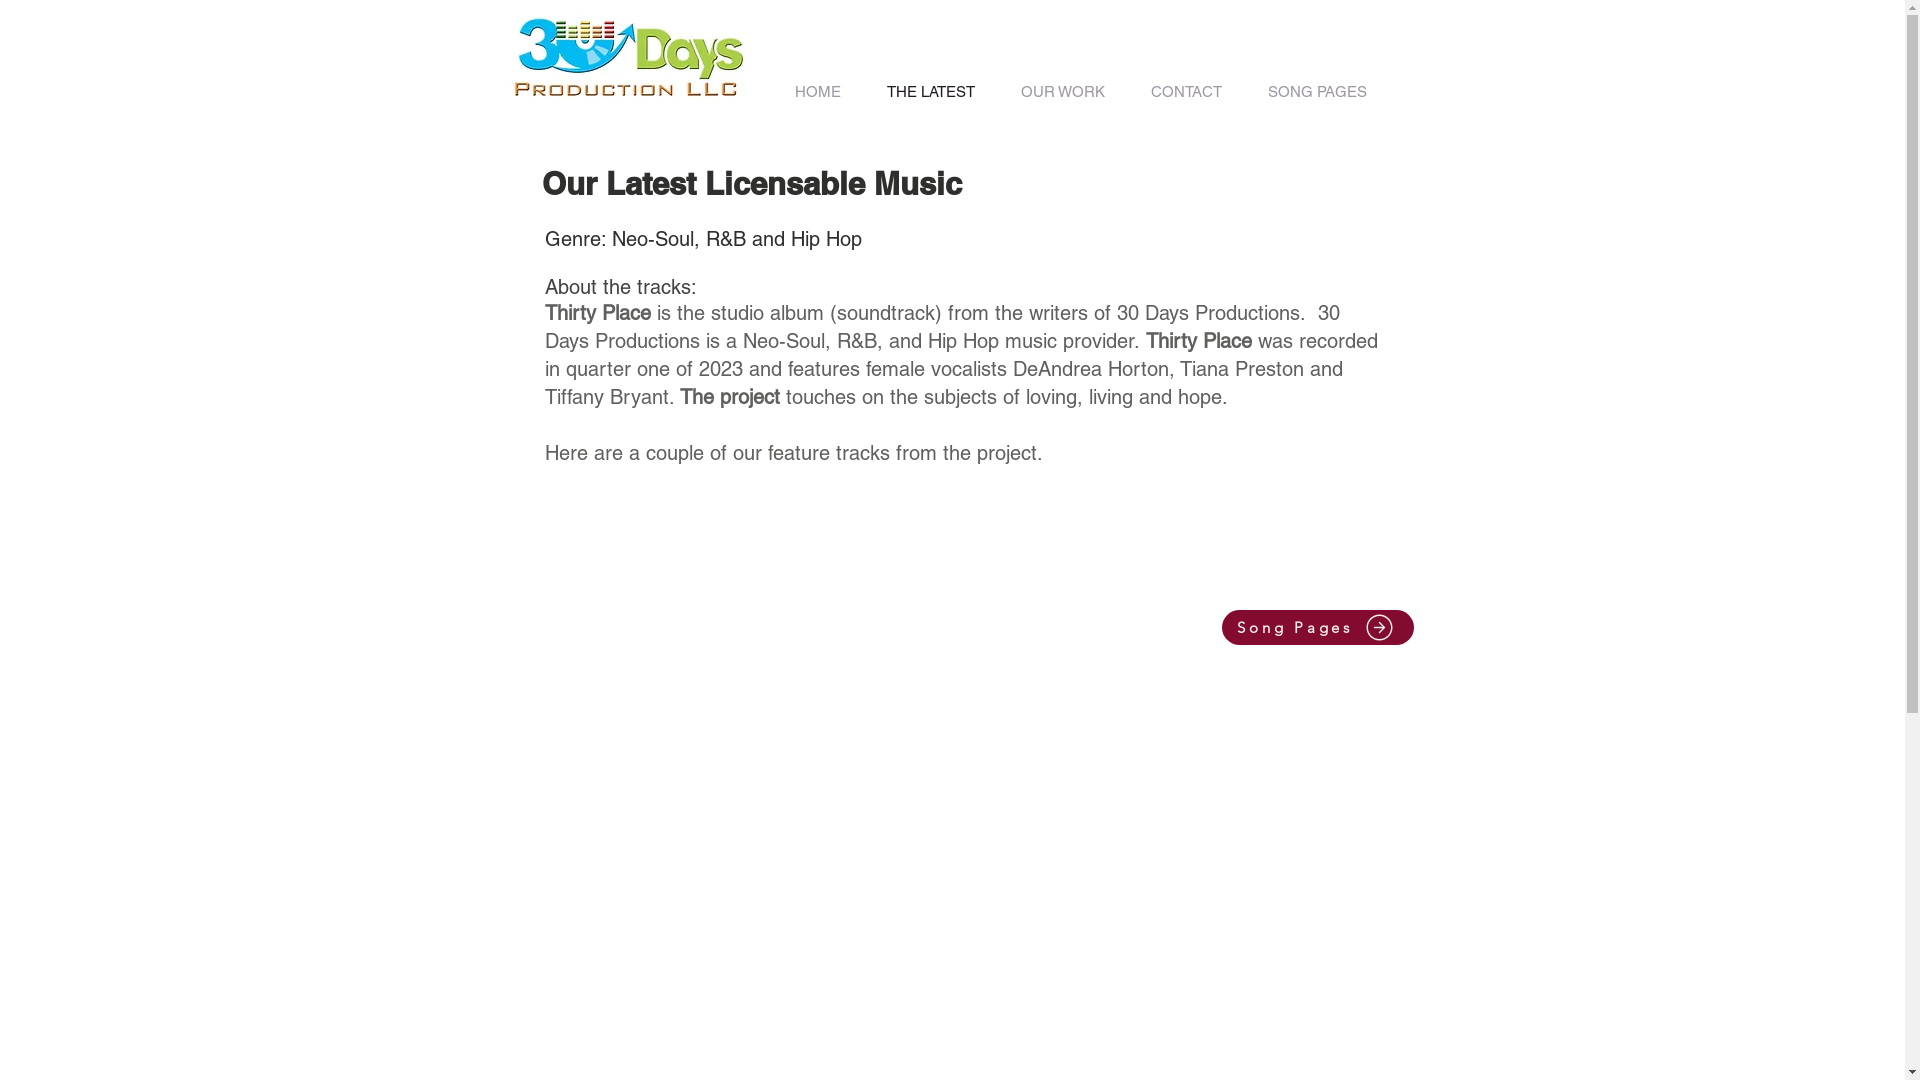 The width and height of the screenshot is (1920, 1080). I want to click on 'HOME', so click(771, 91).